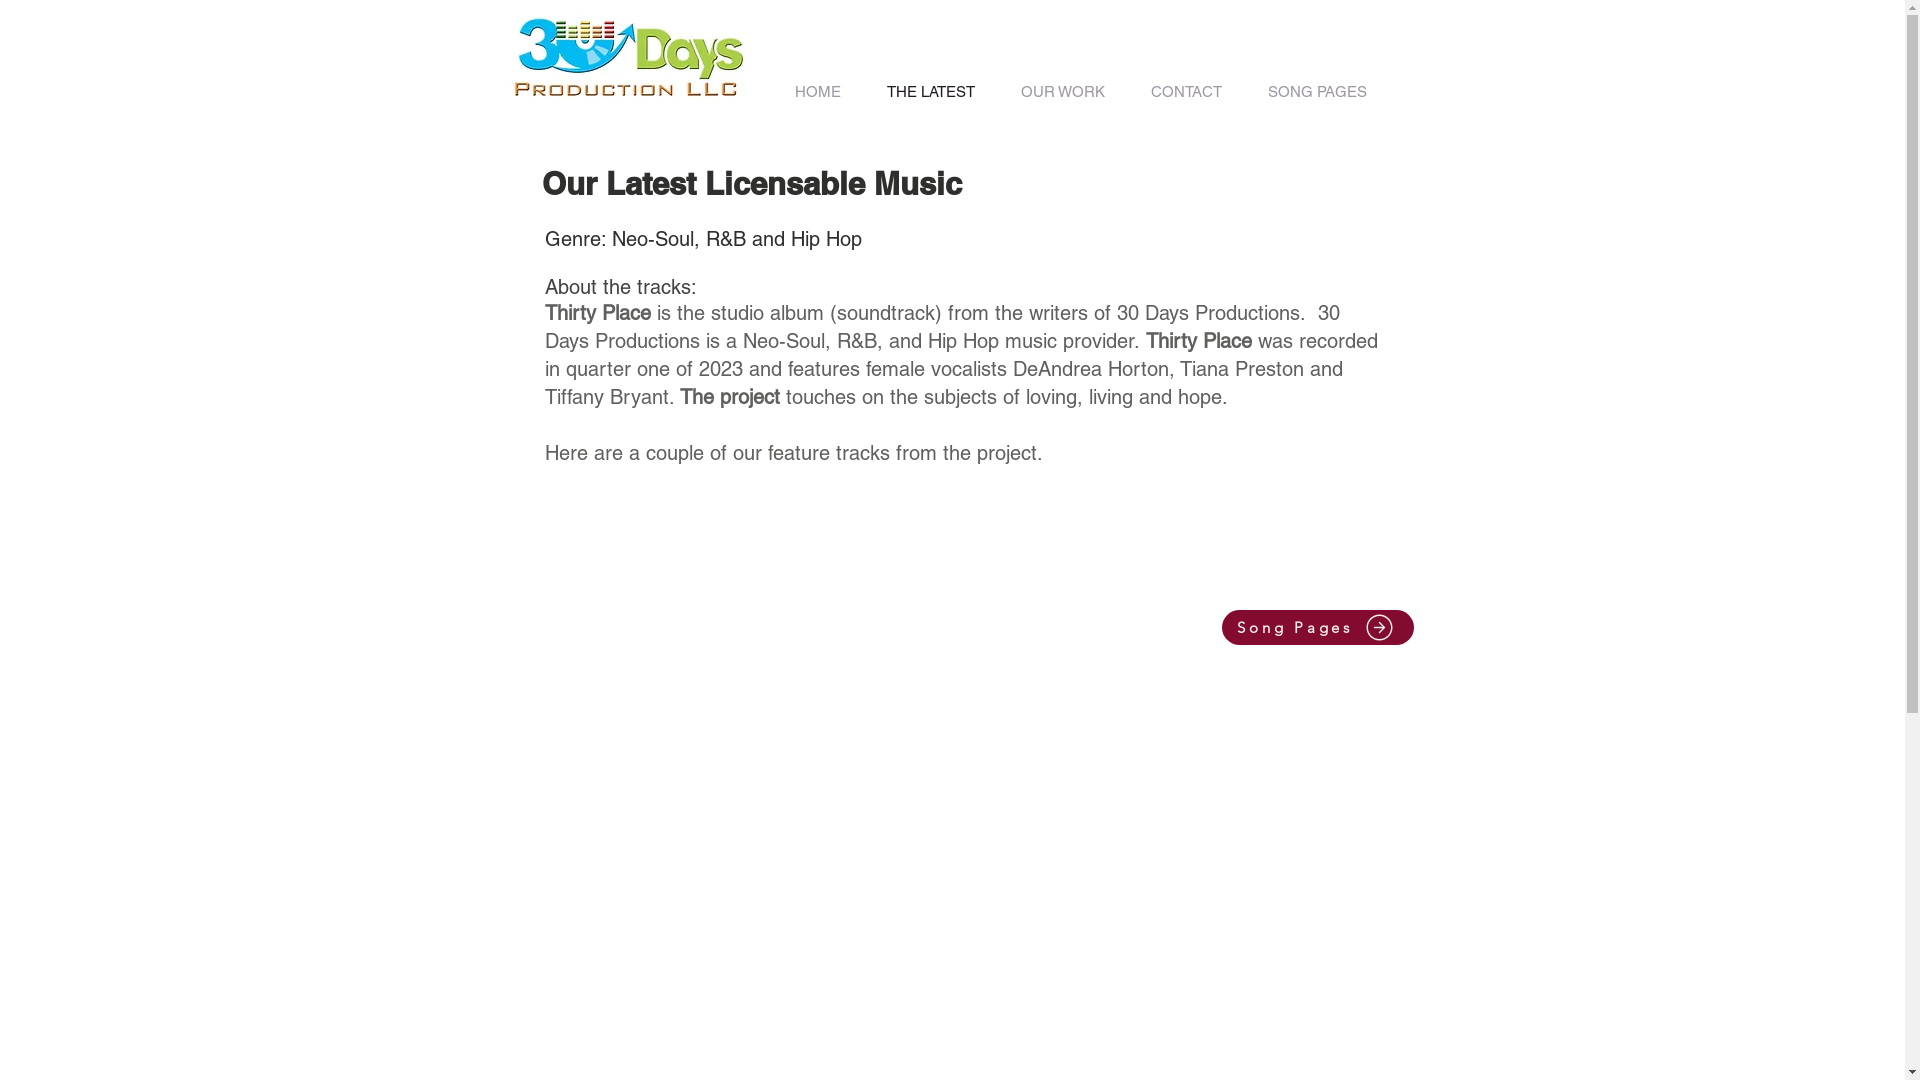 The width and height of the screenshot is (1920, 1080). I want to click on 'HOME', so click(771, 91).